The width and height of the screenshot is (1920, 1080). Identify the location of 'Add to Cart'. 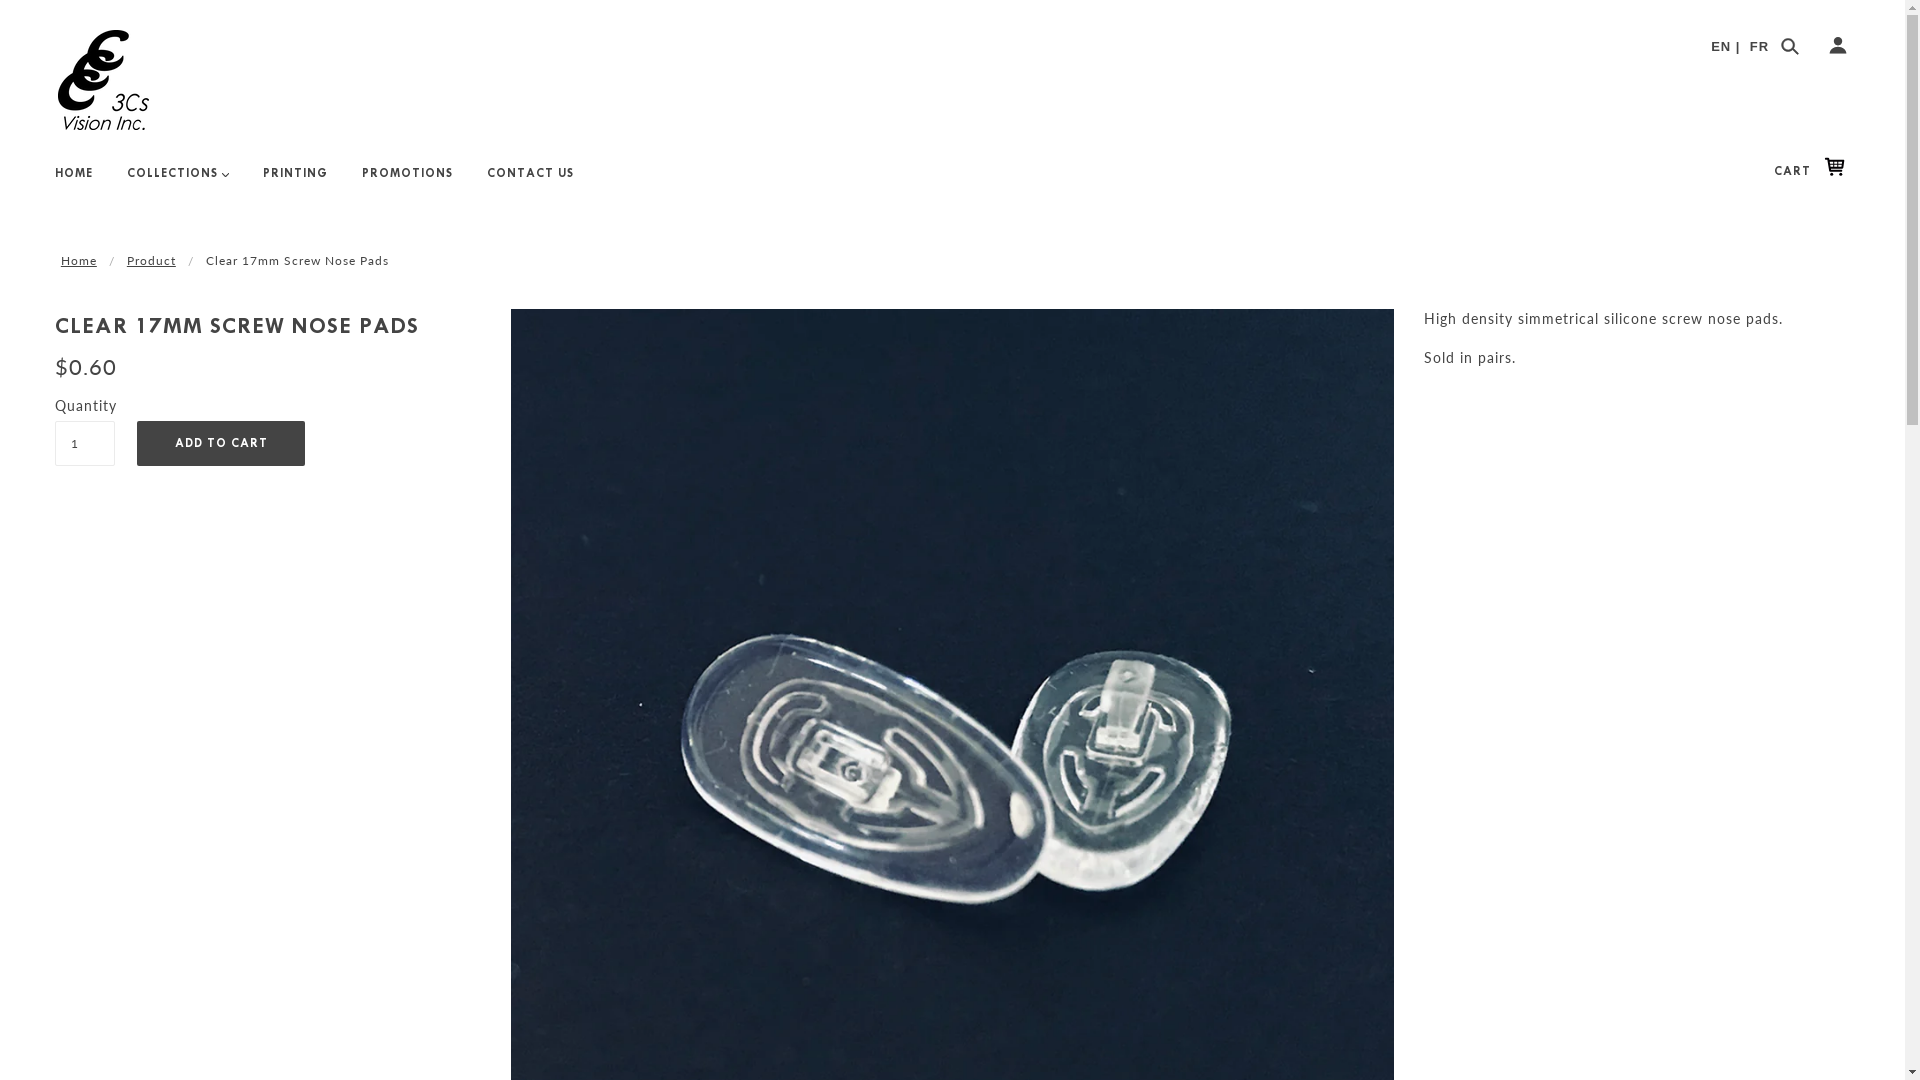
(220, 441).